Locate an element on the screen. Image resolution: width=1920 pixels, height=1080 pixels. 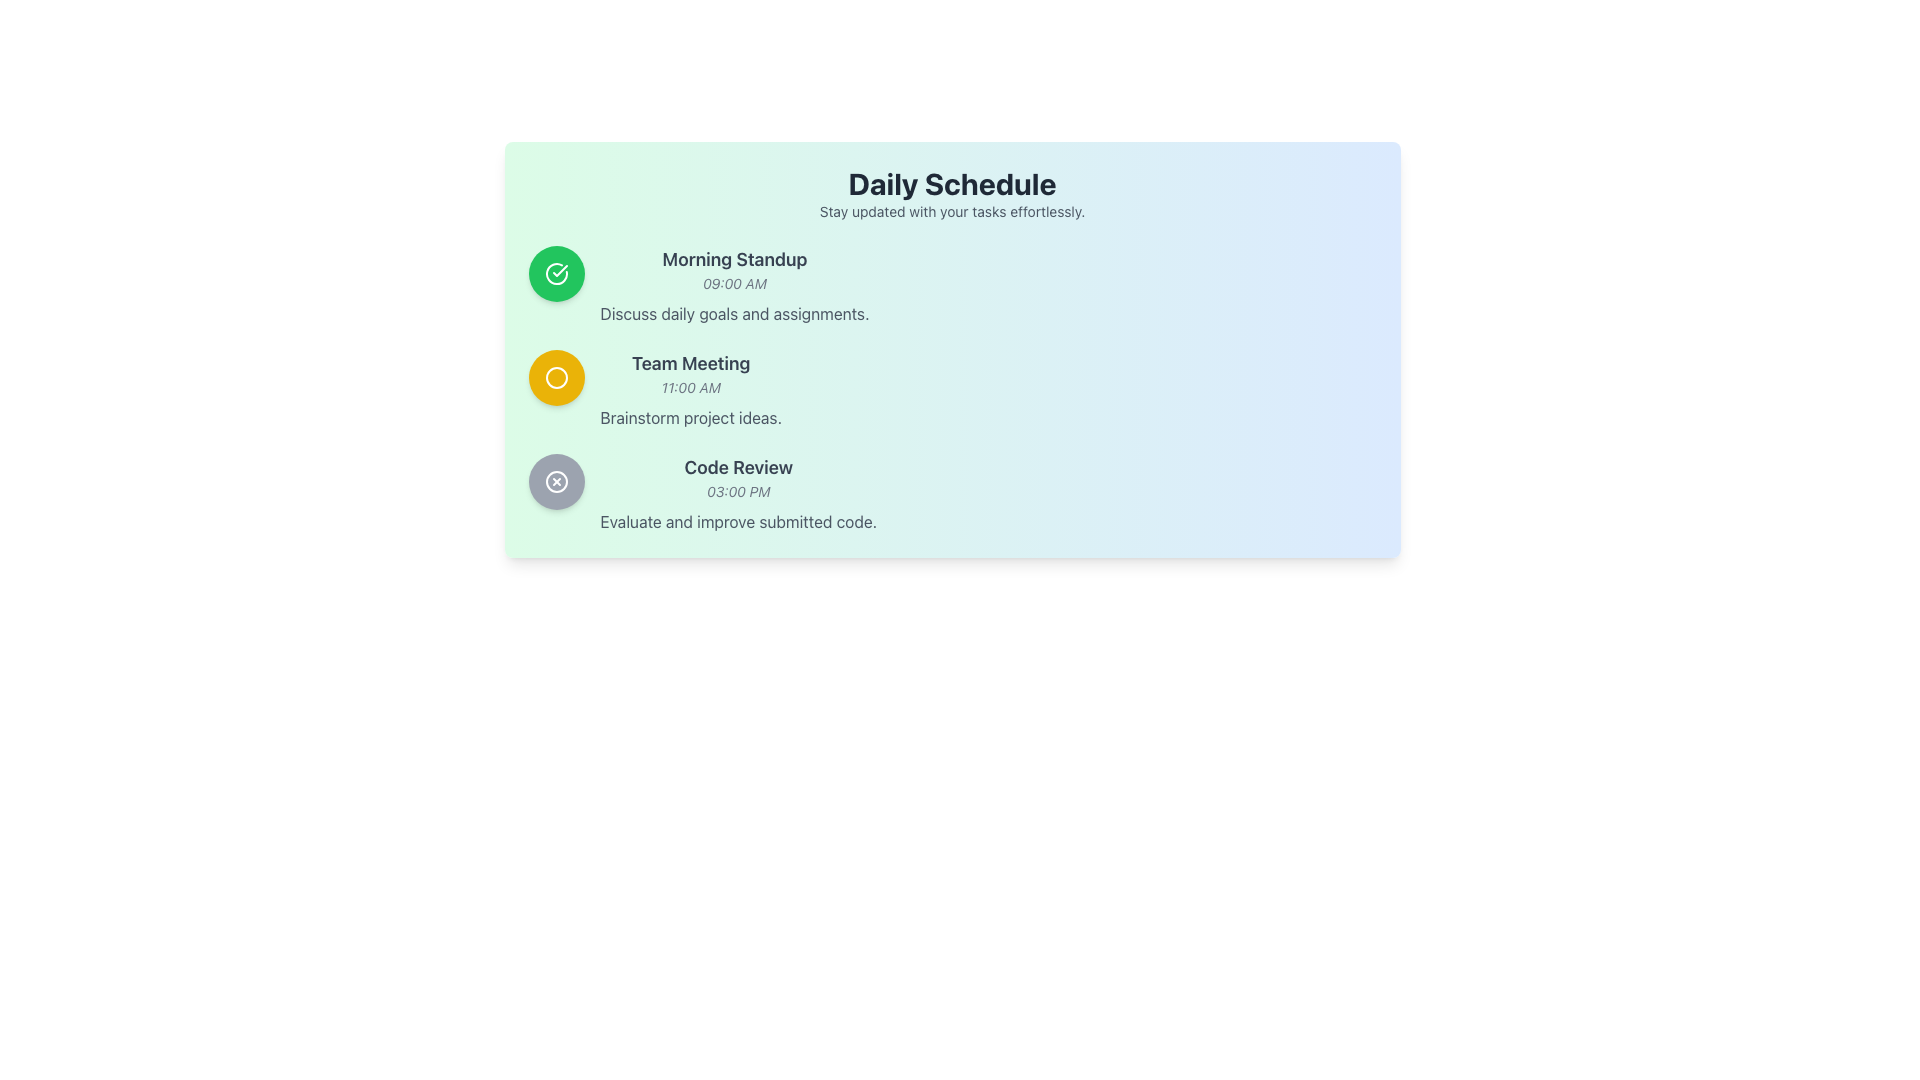
details of the second list item in the event schedule, which provides information about a specific scheduled event including its title, time, and description is located at coordinates (691, 389).